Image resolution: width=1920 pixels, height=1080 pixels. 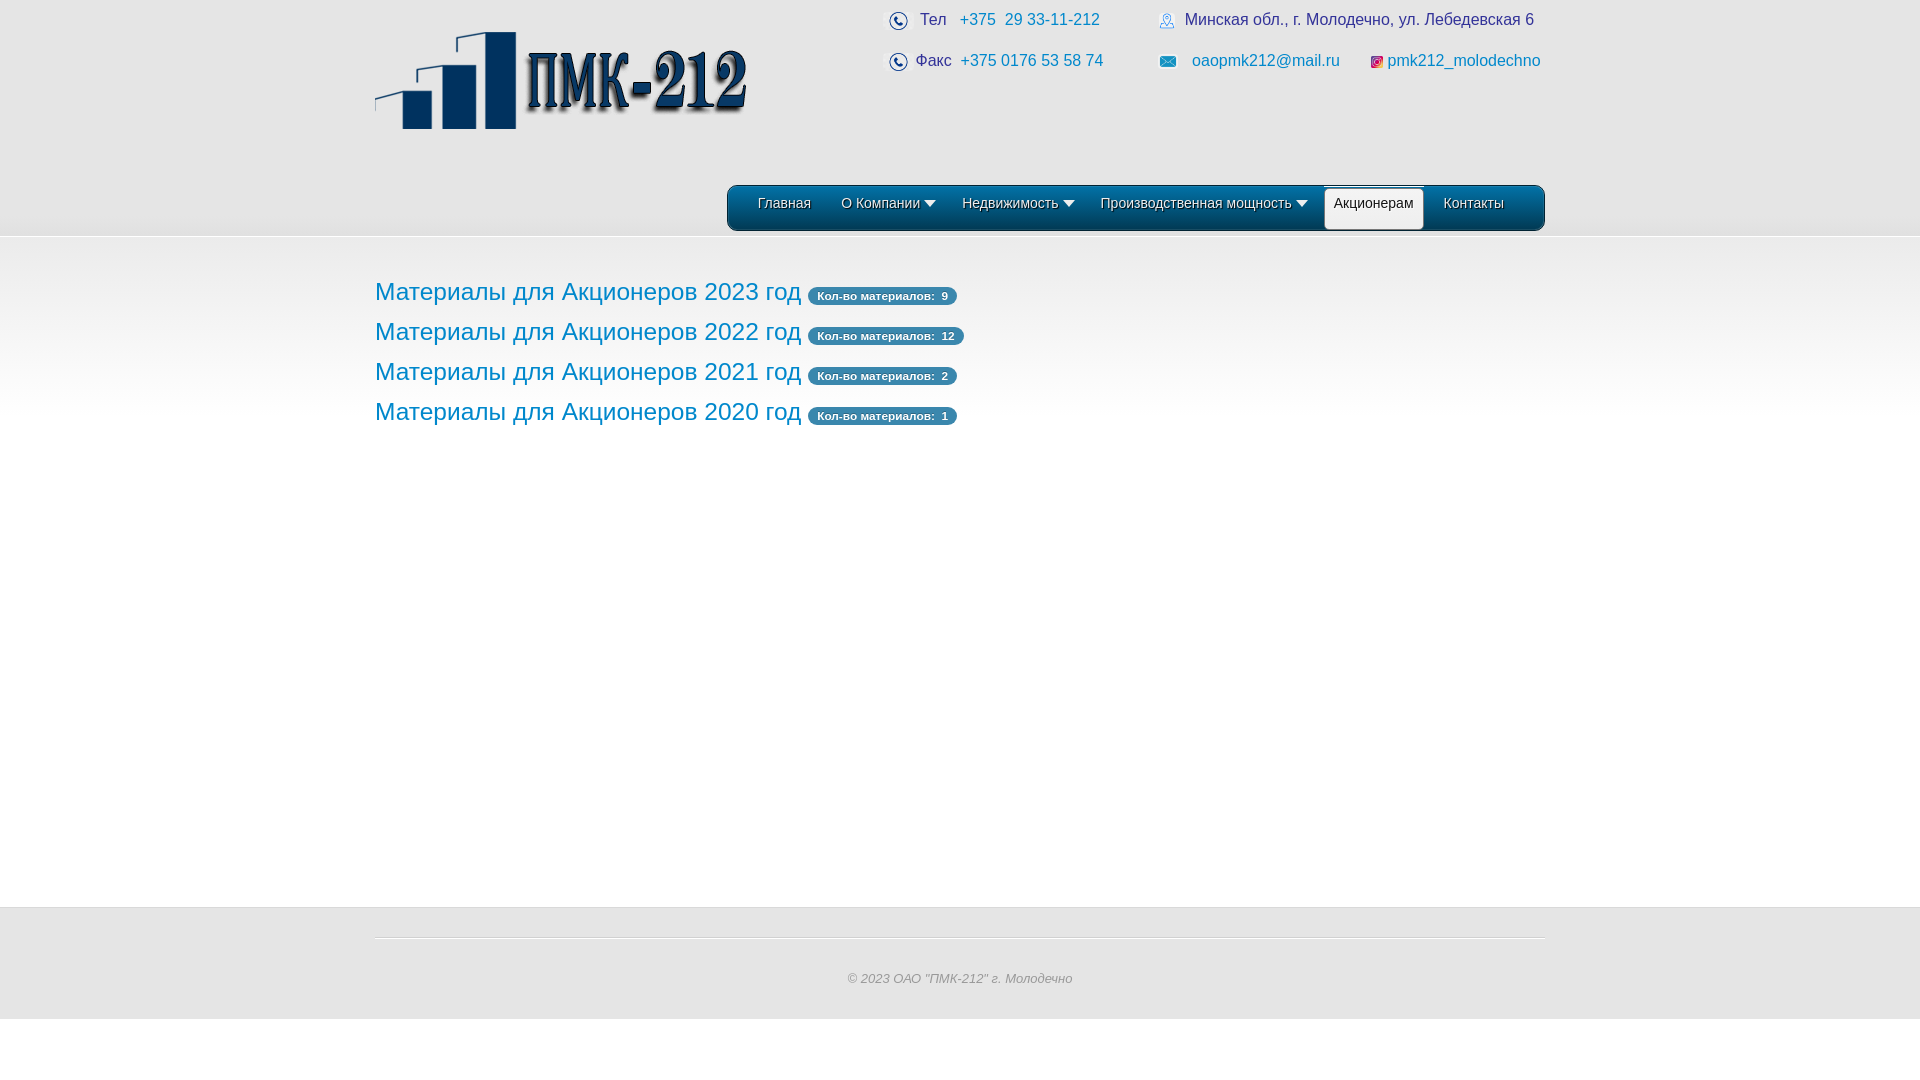 I want to click on 'oaopmk212@mail.ru ', so click(x=1191, y=59).